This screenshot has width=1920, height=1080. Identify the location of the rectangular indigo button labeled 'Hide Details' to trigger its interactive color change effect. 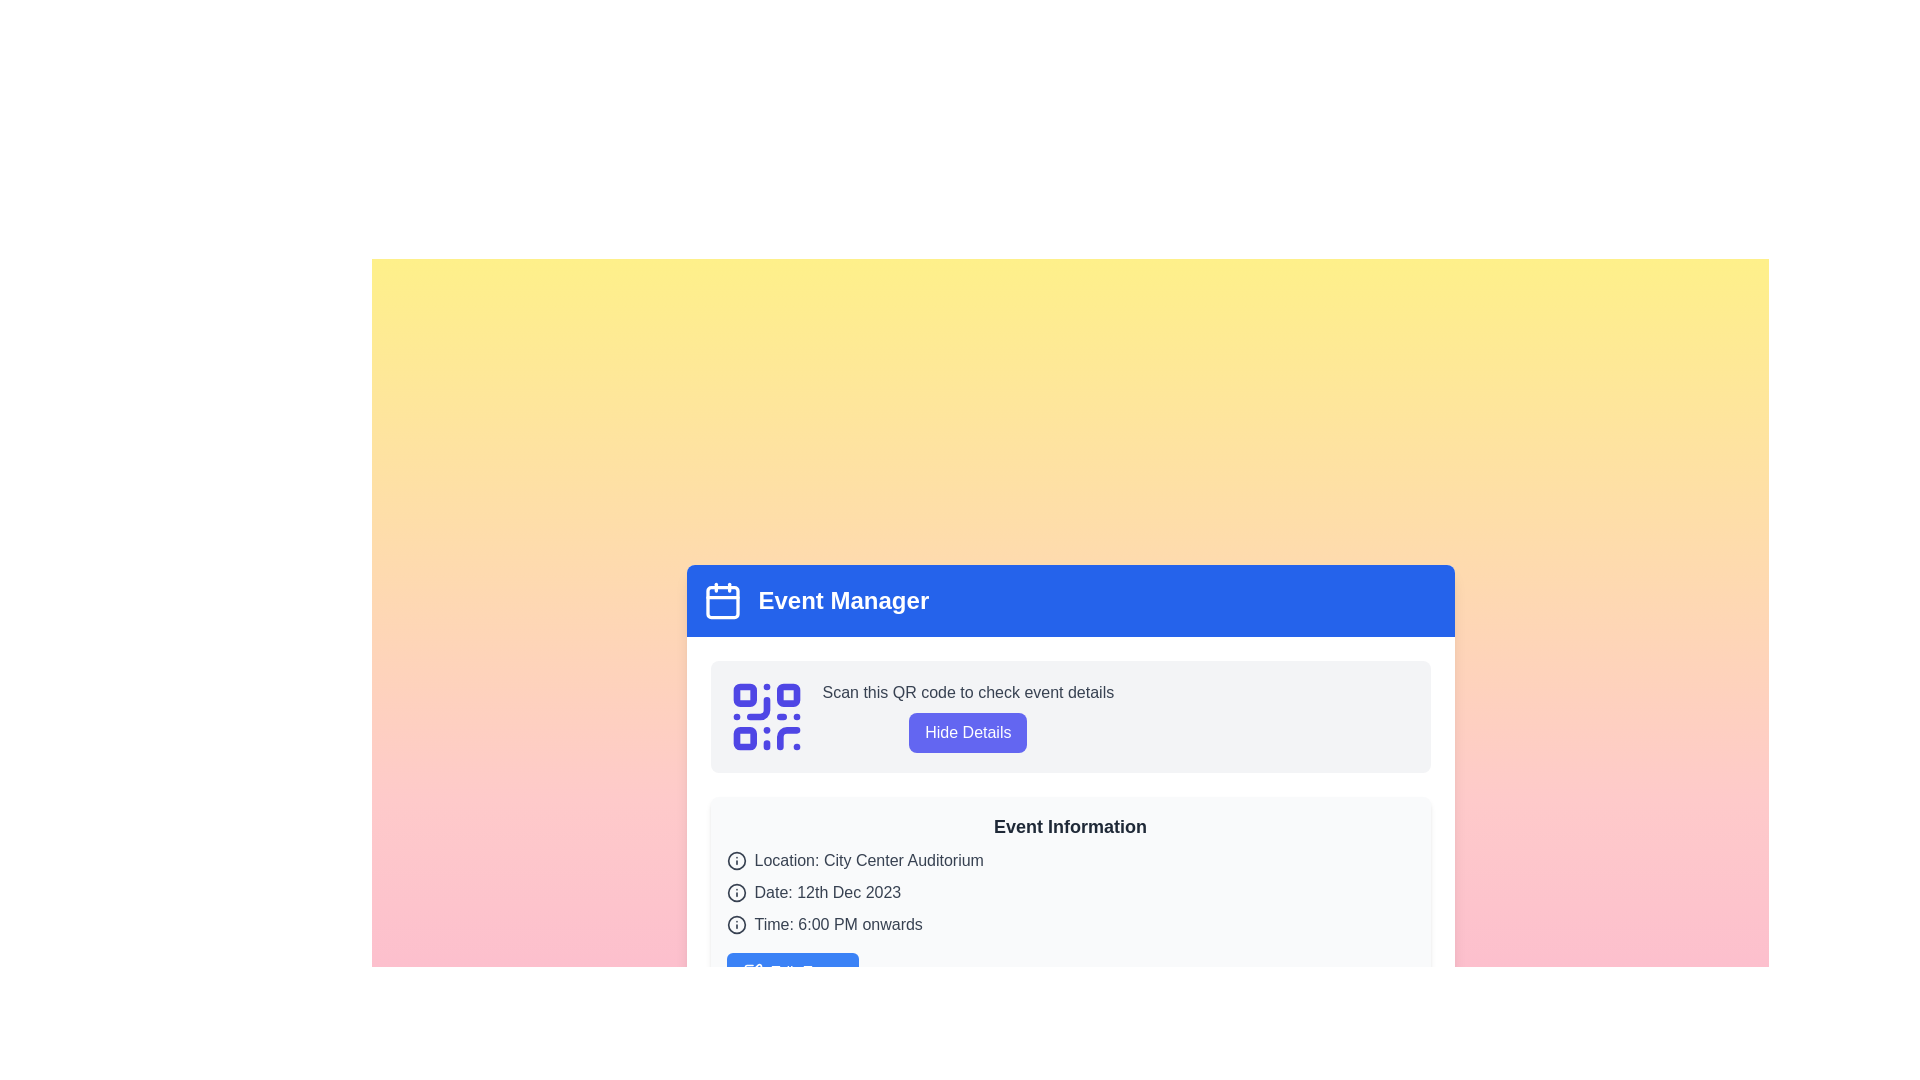
(968, 732).